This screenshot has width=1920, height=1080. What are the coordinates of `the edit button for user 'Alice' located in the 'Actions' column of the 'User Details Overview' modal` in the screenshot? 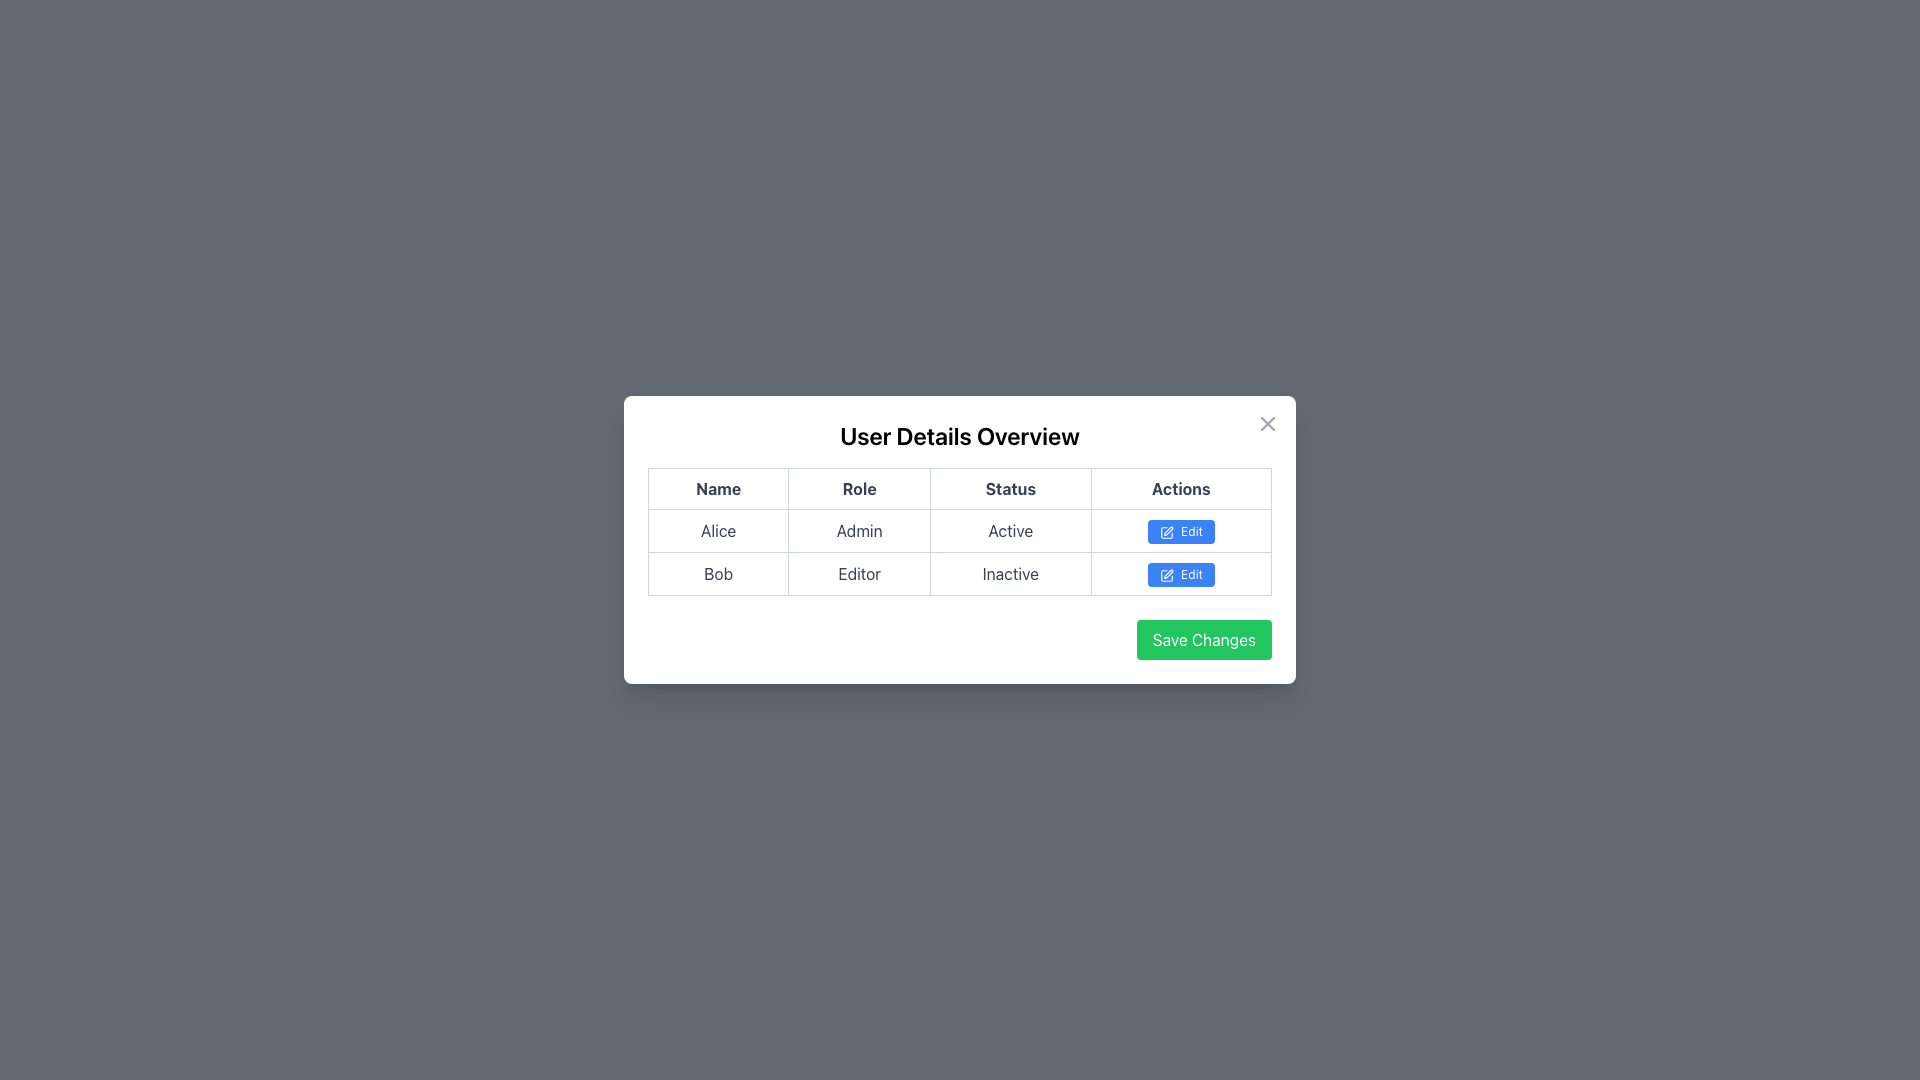 It's located at (1181, 531).